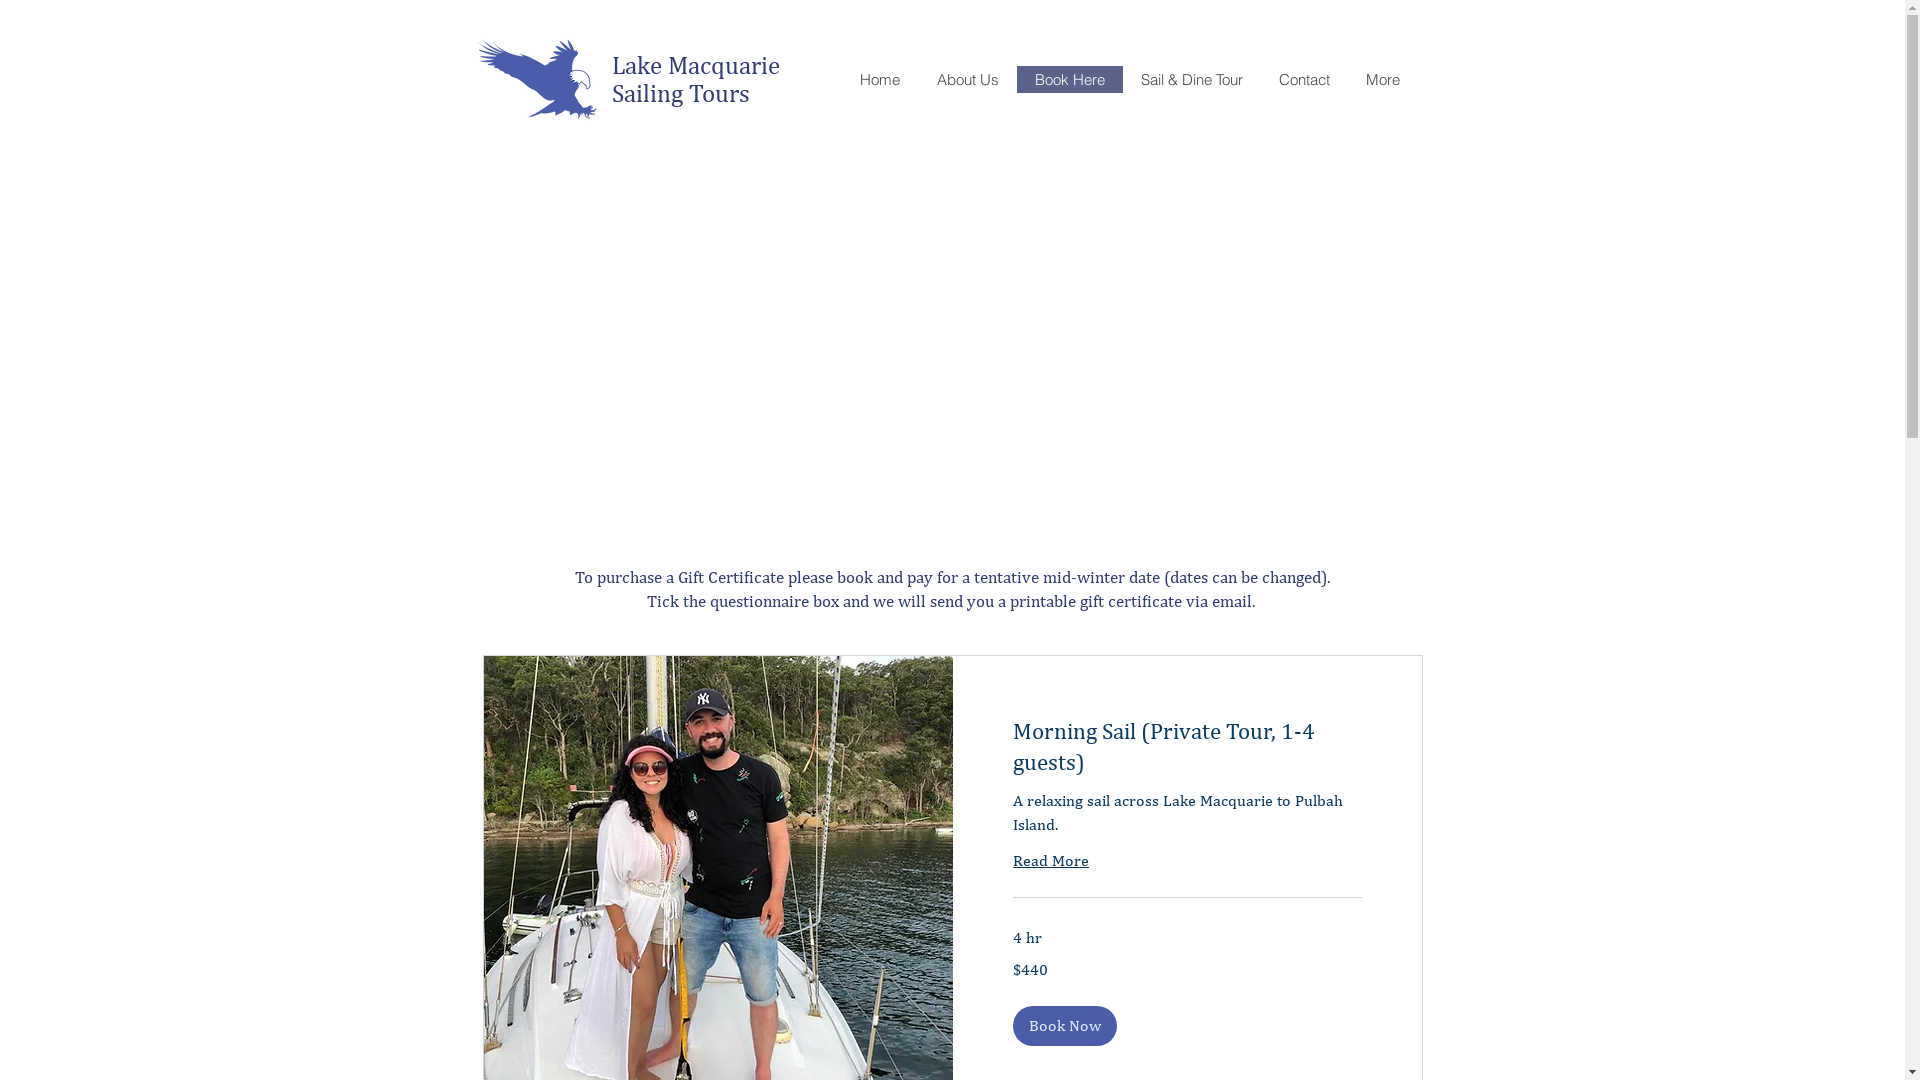 Image resolution: width=1920 pixels, height=1080 pixels. What do you see at coordinates (1186, 746) in the screenshot?
I see `'Morning Sail (Private Tour, 1-4 guests)'` at bounding box center [1186, 746].